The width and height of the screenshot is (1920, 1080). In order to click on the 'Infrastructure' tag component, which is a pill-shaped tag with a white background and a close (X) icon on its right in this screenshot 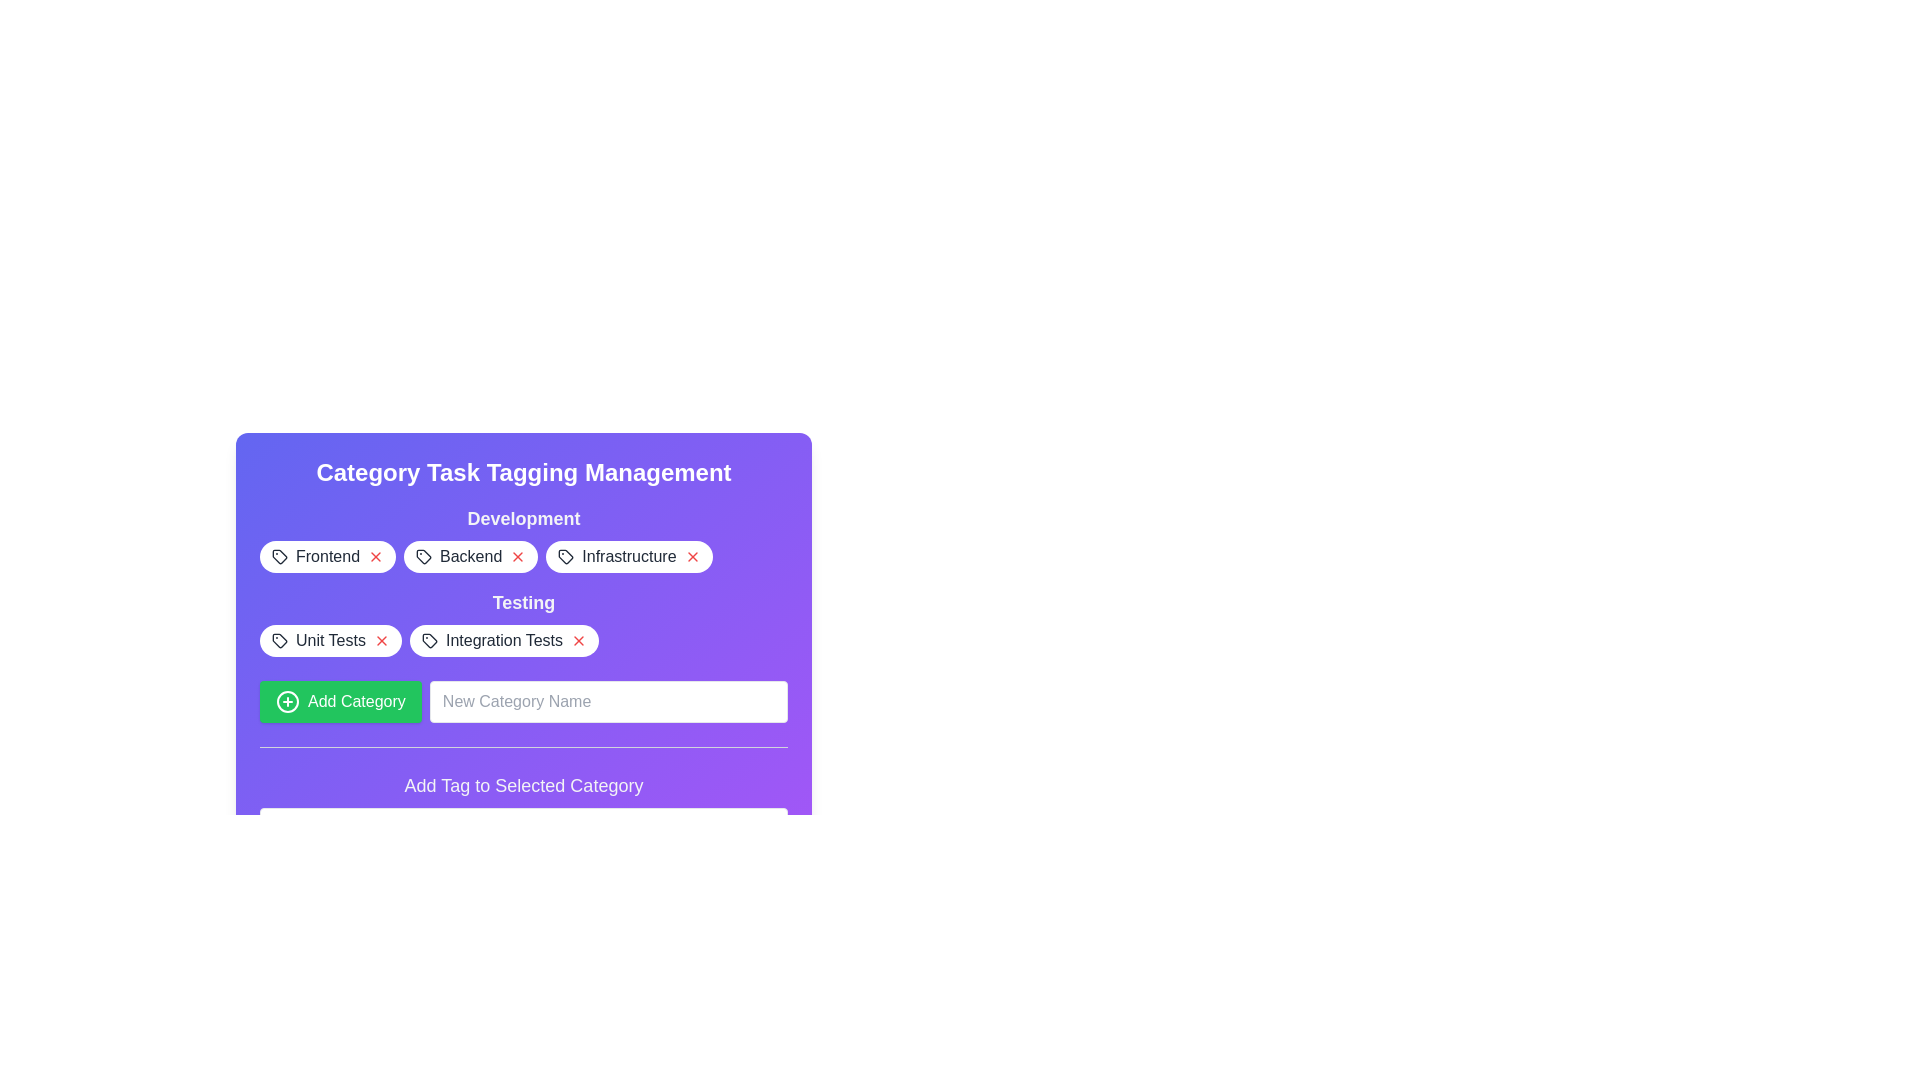, I will do `click(628, 556)`.